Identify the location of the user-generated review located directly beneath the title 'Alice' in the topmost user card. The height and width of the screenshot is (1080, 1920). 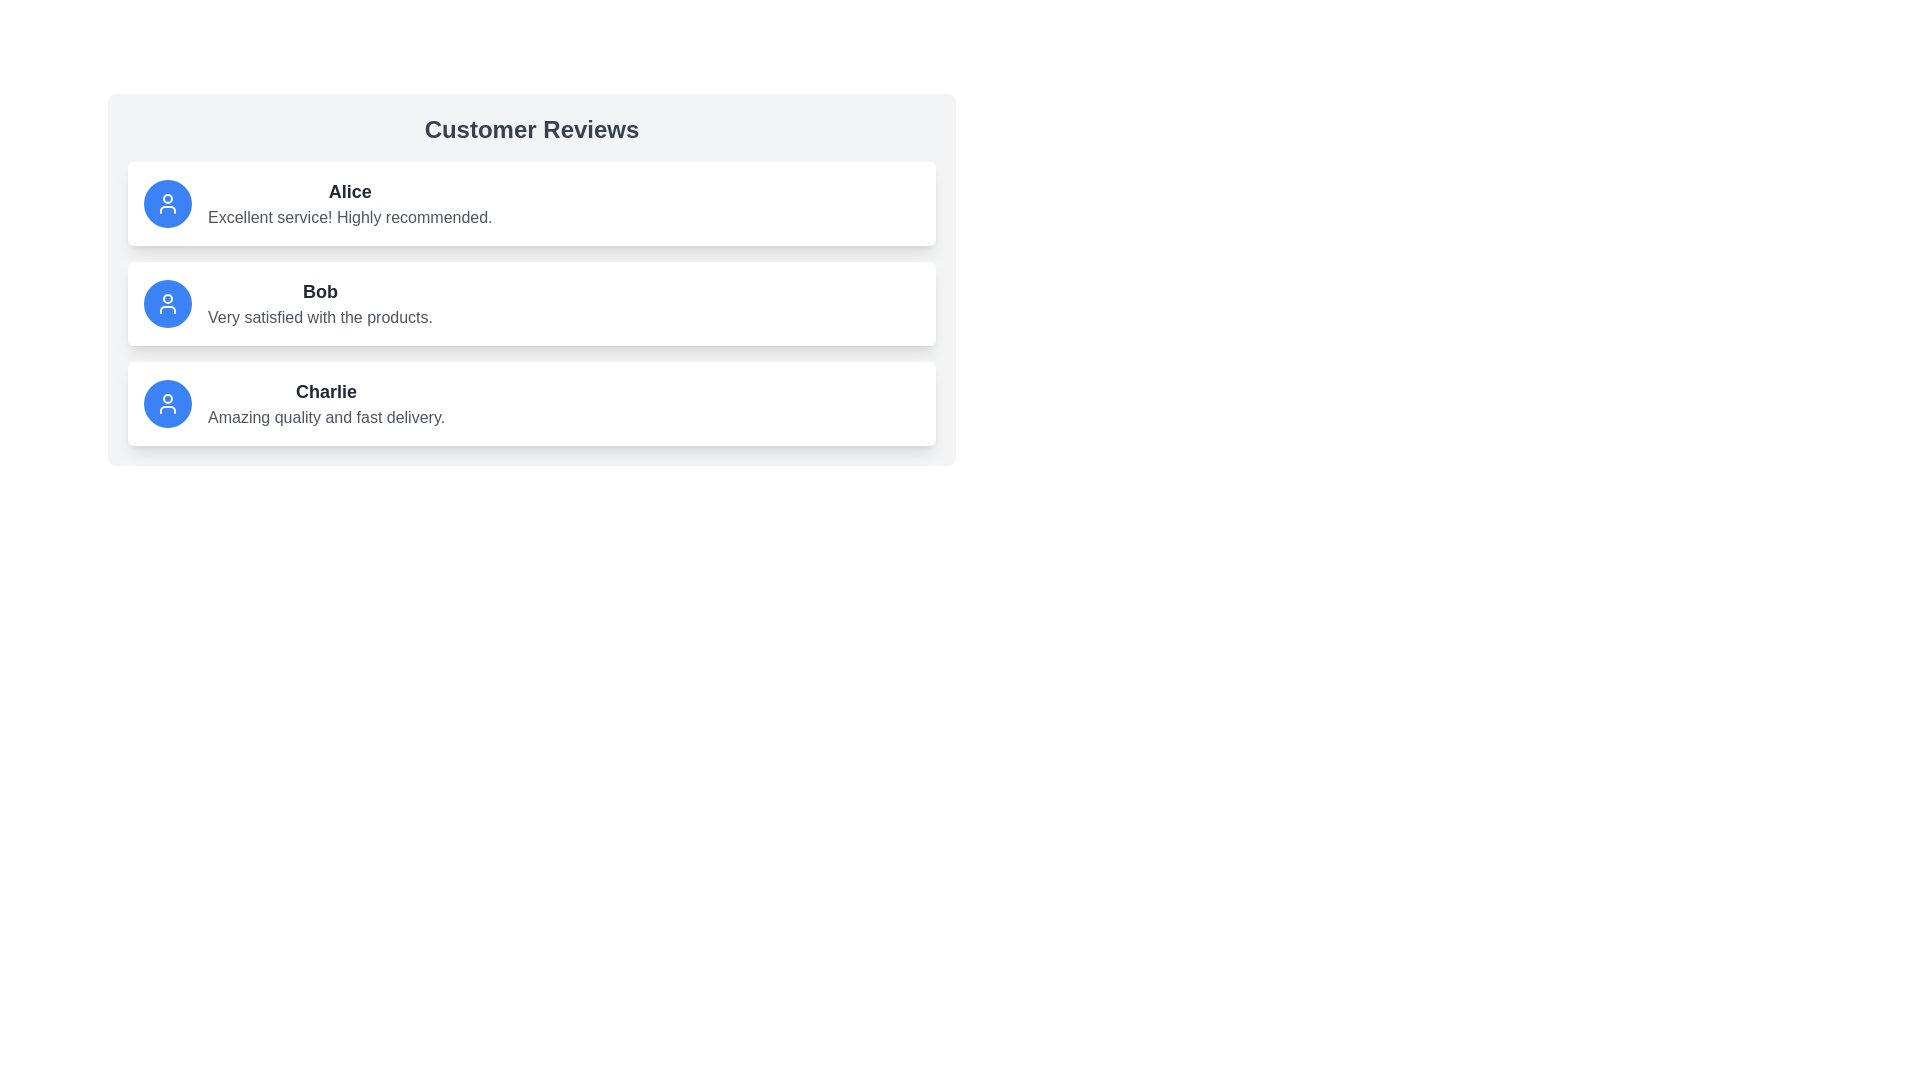
(350, 218).